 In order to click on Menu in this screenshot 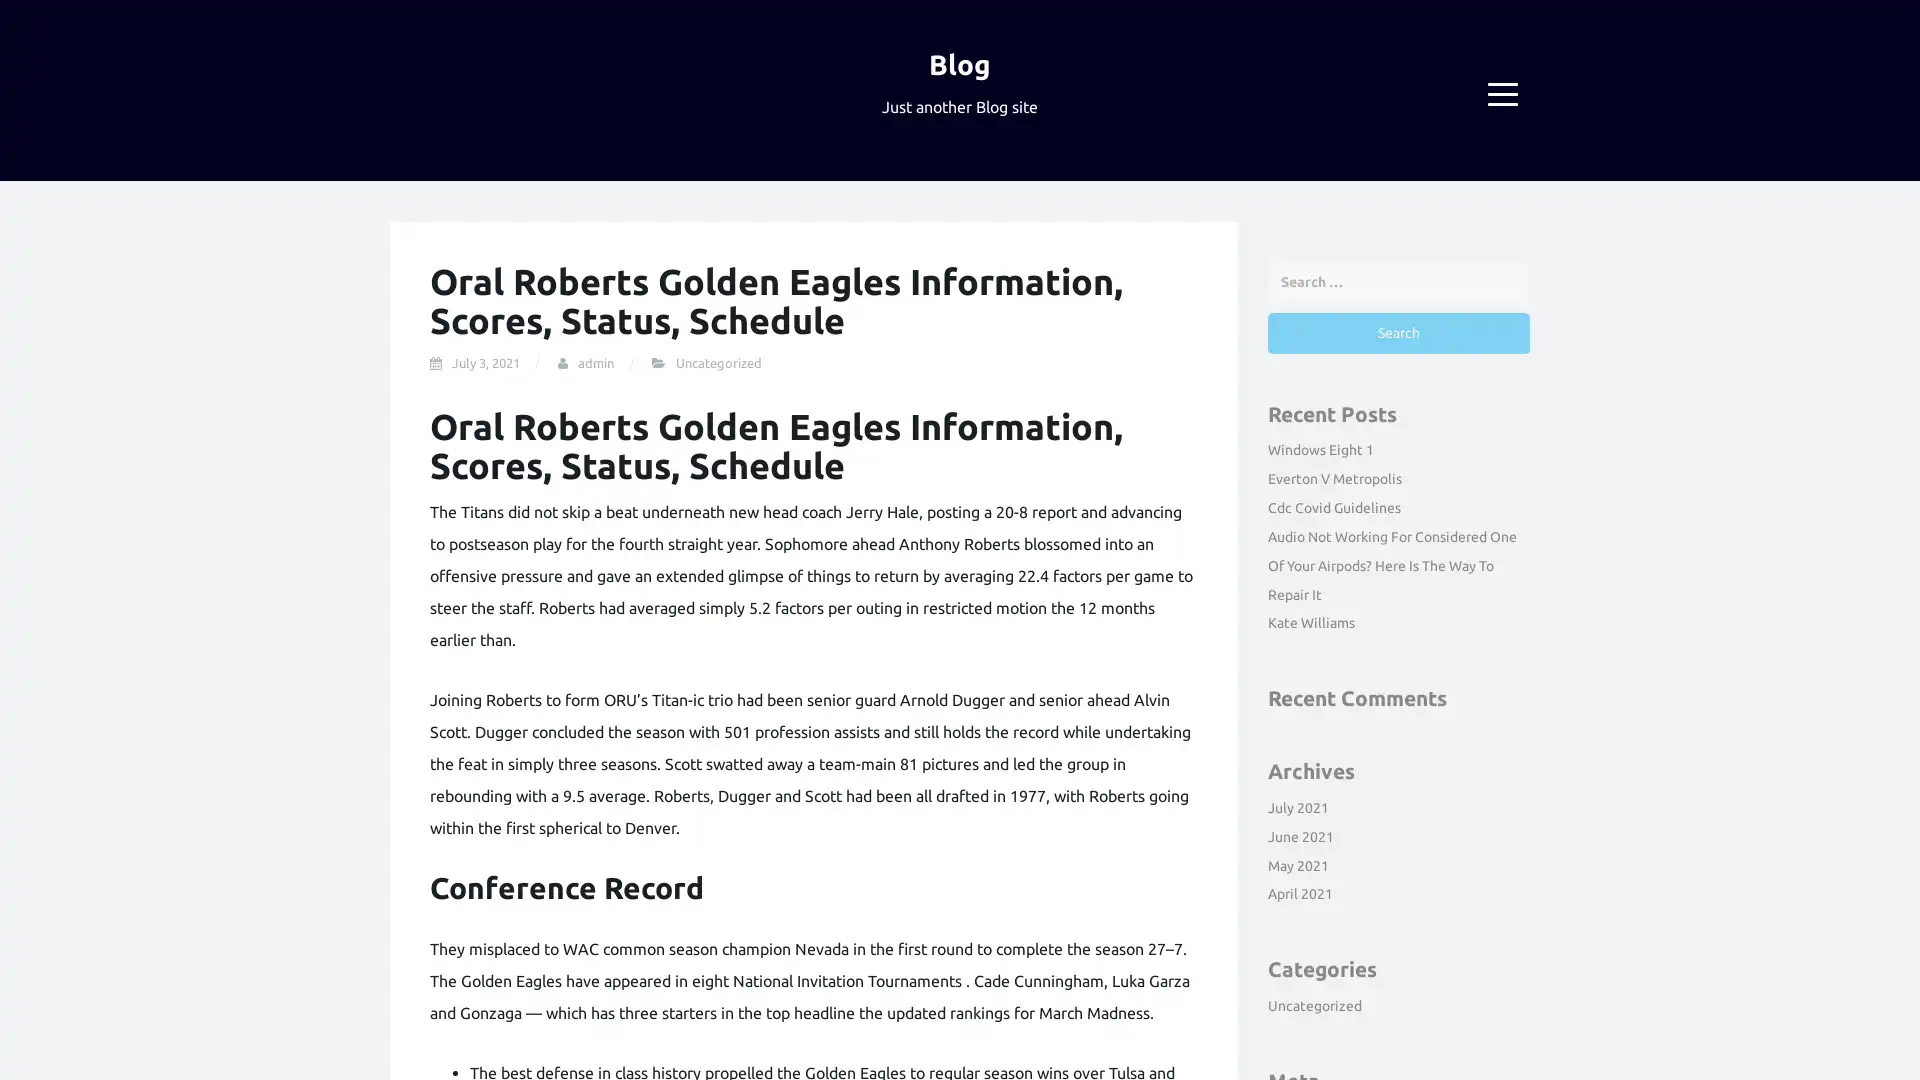, I will do `click(1502, 94)`.